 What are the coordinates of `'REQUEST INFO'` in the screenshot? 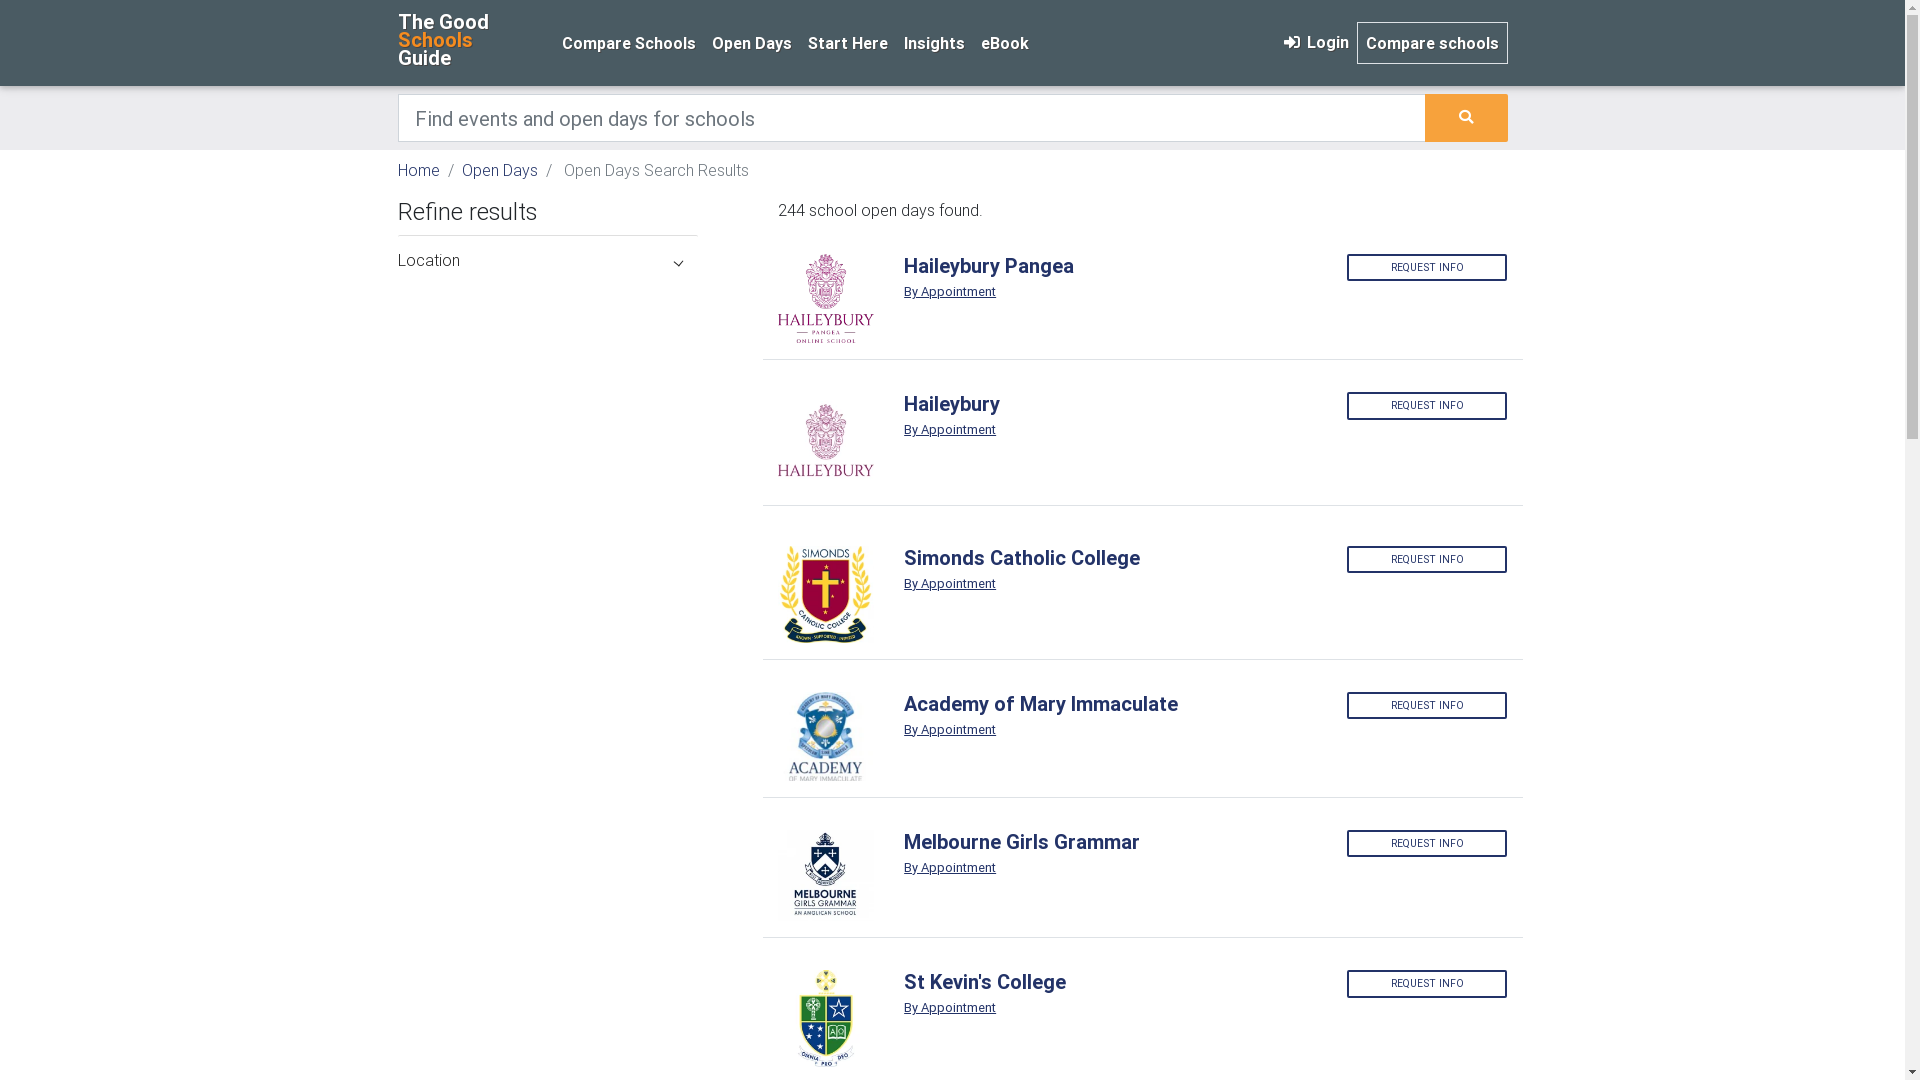 It's located at (1425, 266).